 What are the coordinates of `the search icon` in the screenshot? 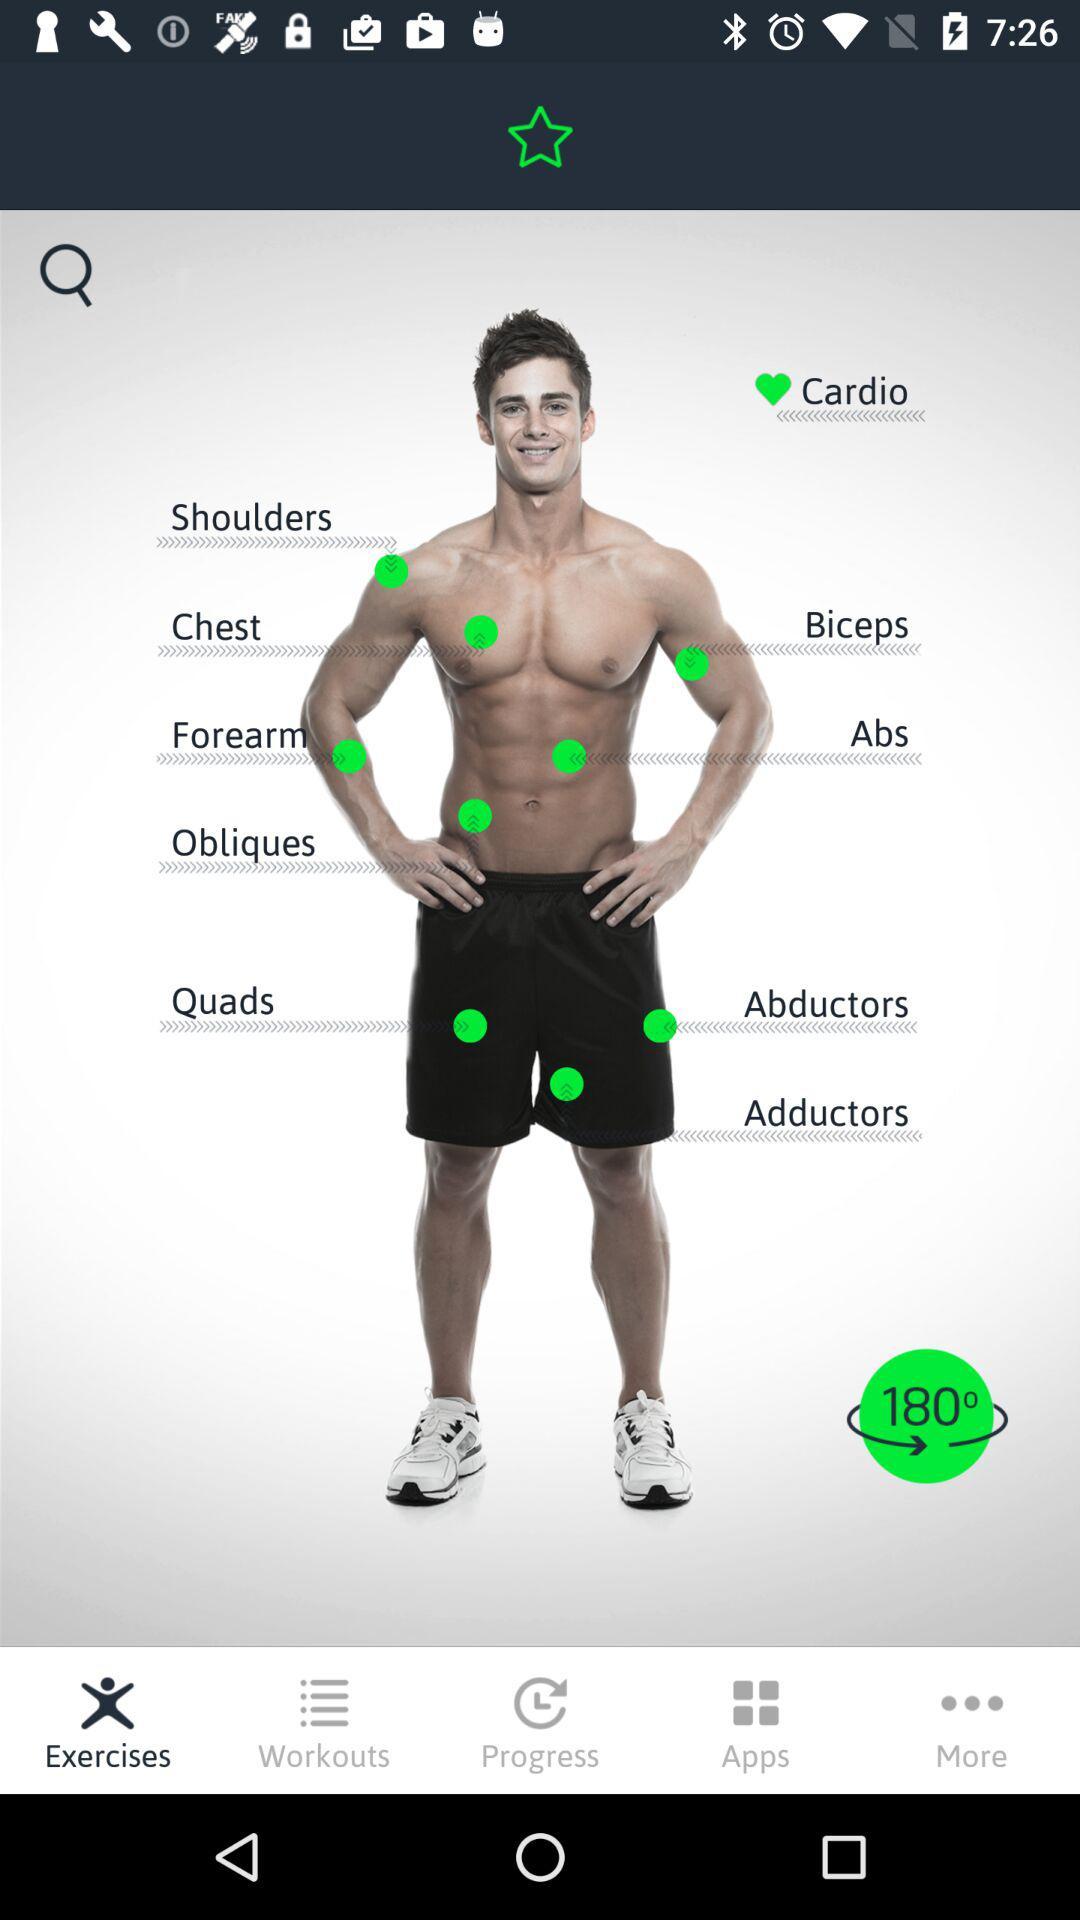 It's located at (64, 274).